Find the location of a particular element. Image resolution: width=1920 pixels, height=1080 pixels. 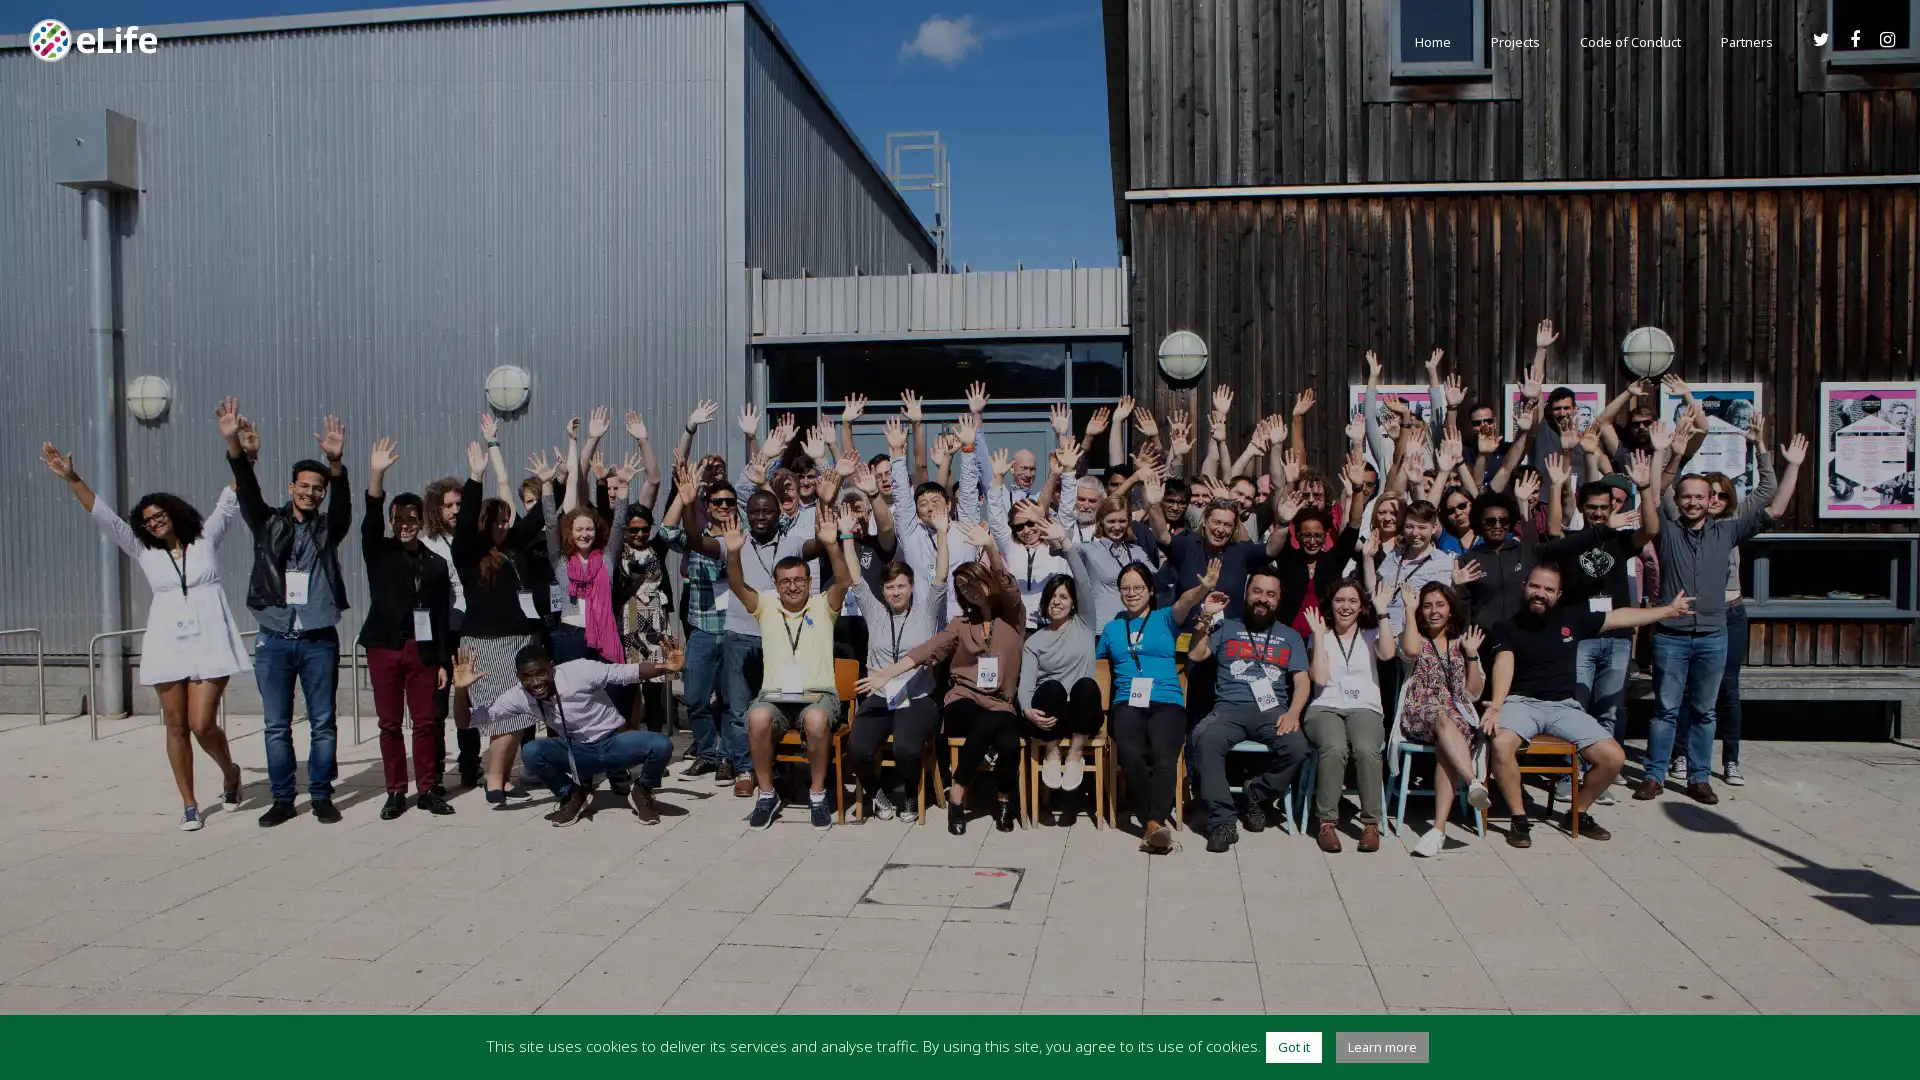

Got it is located at coordinates (1292, 1046).